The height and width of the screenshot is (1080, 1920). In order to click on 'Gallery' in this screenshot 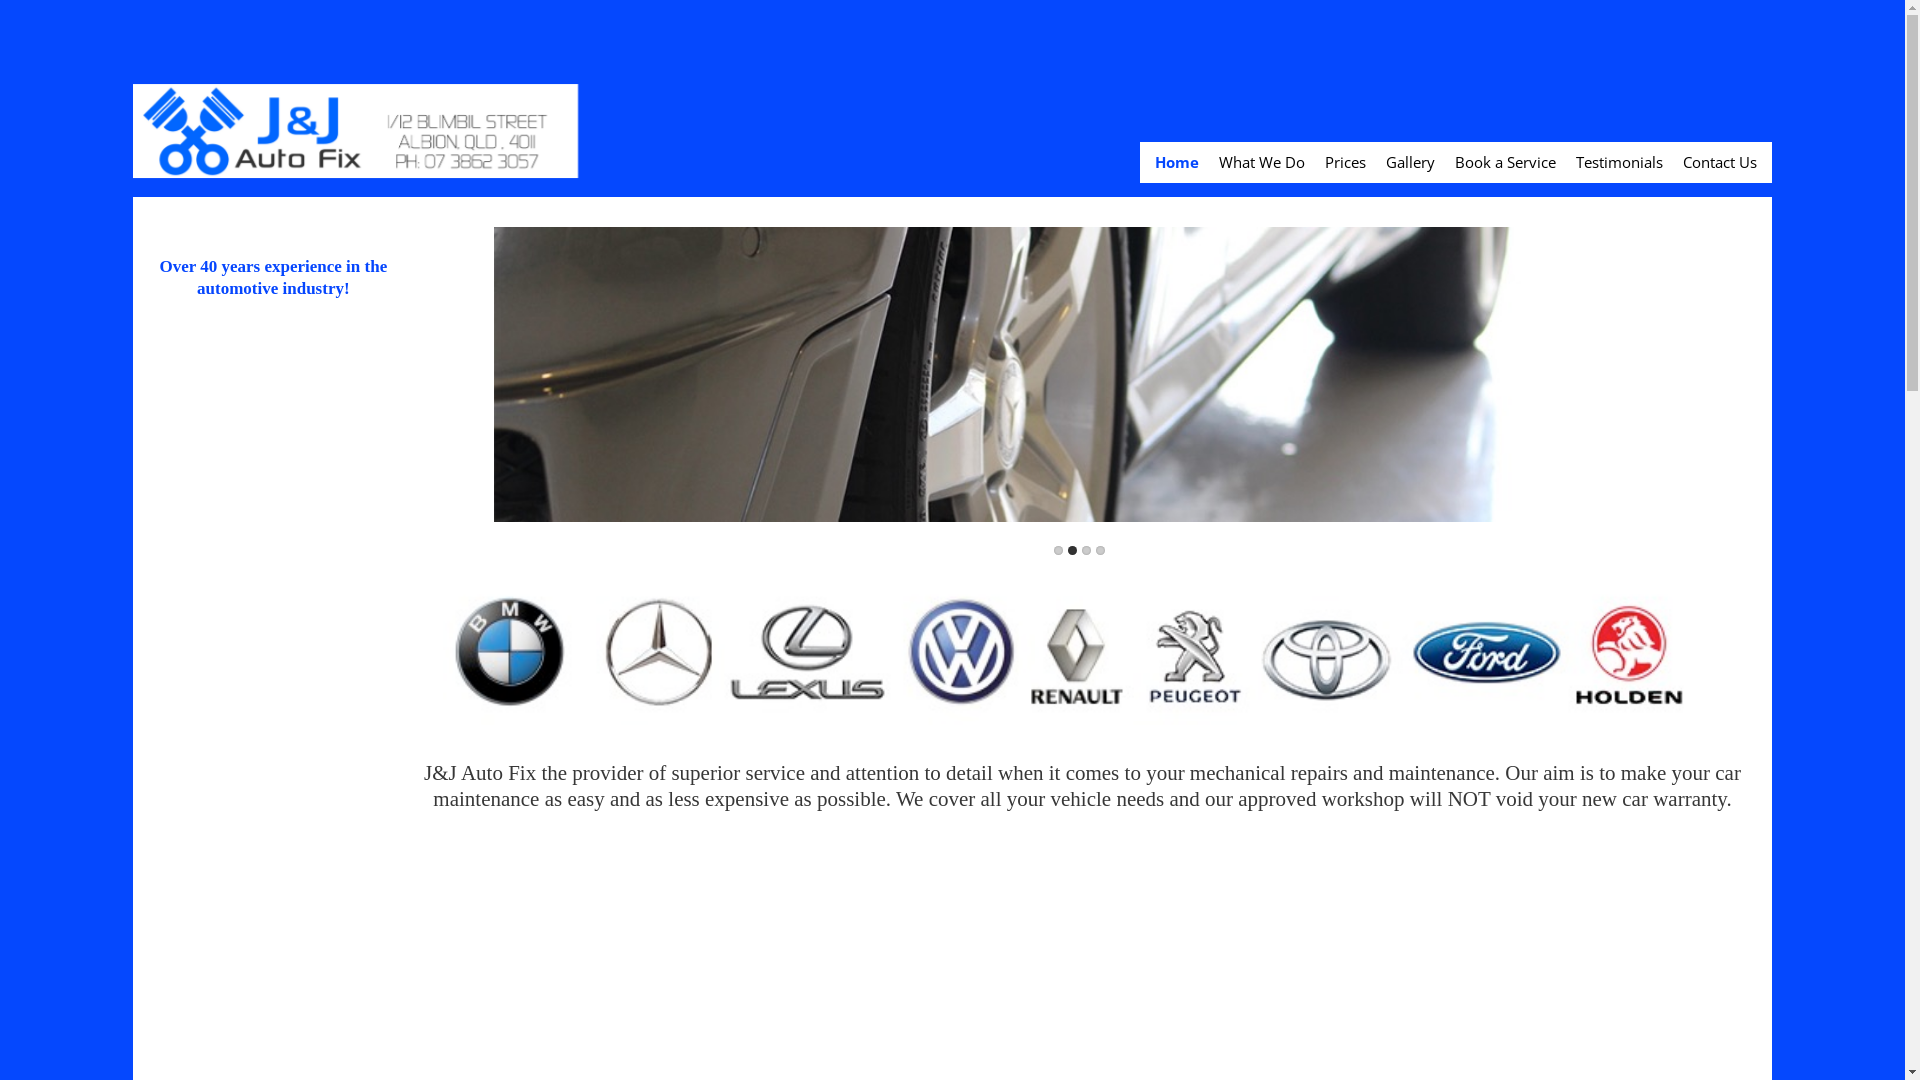, I will do `click(1409, 161)`.